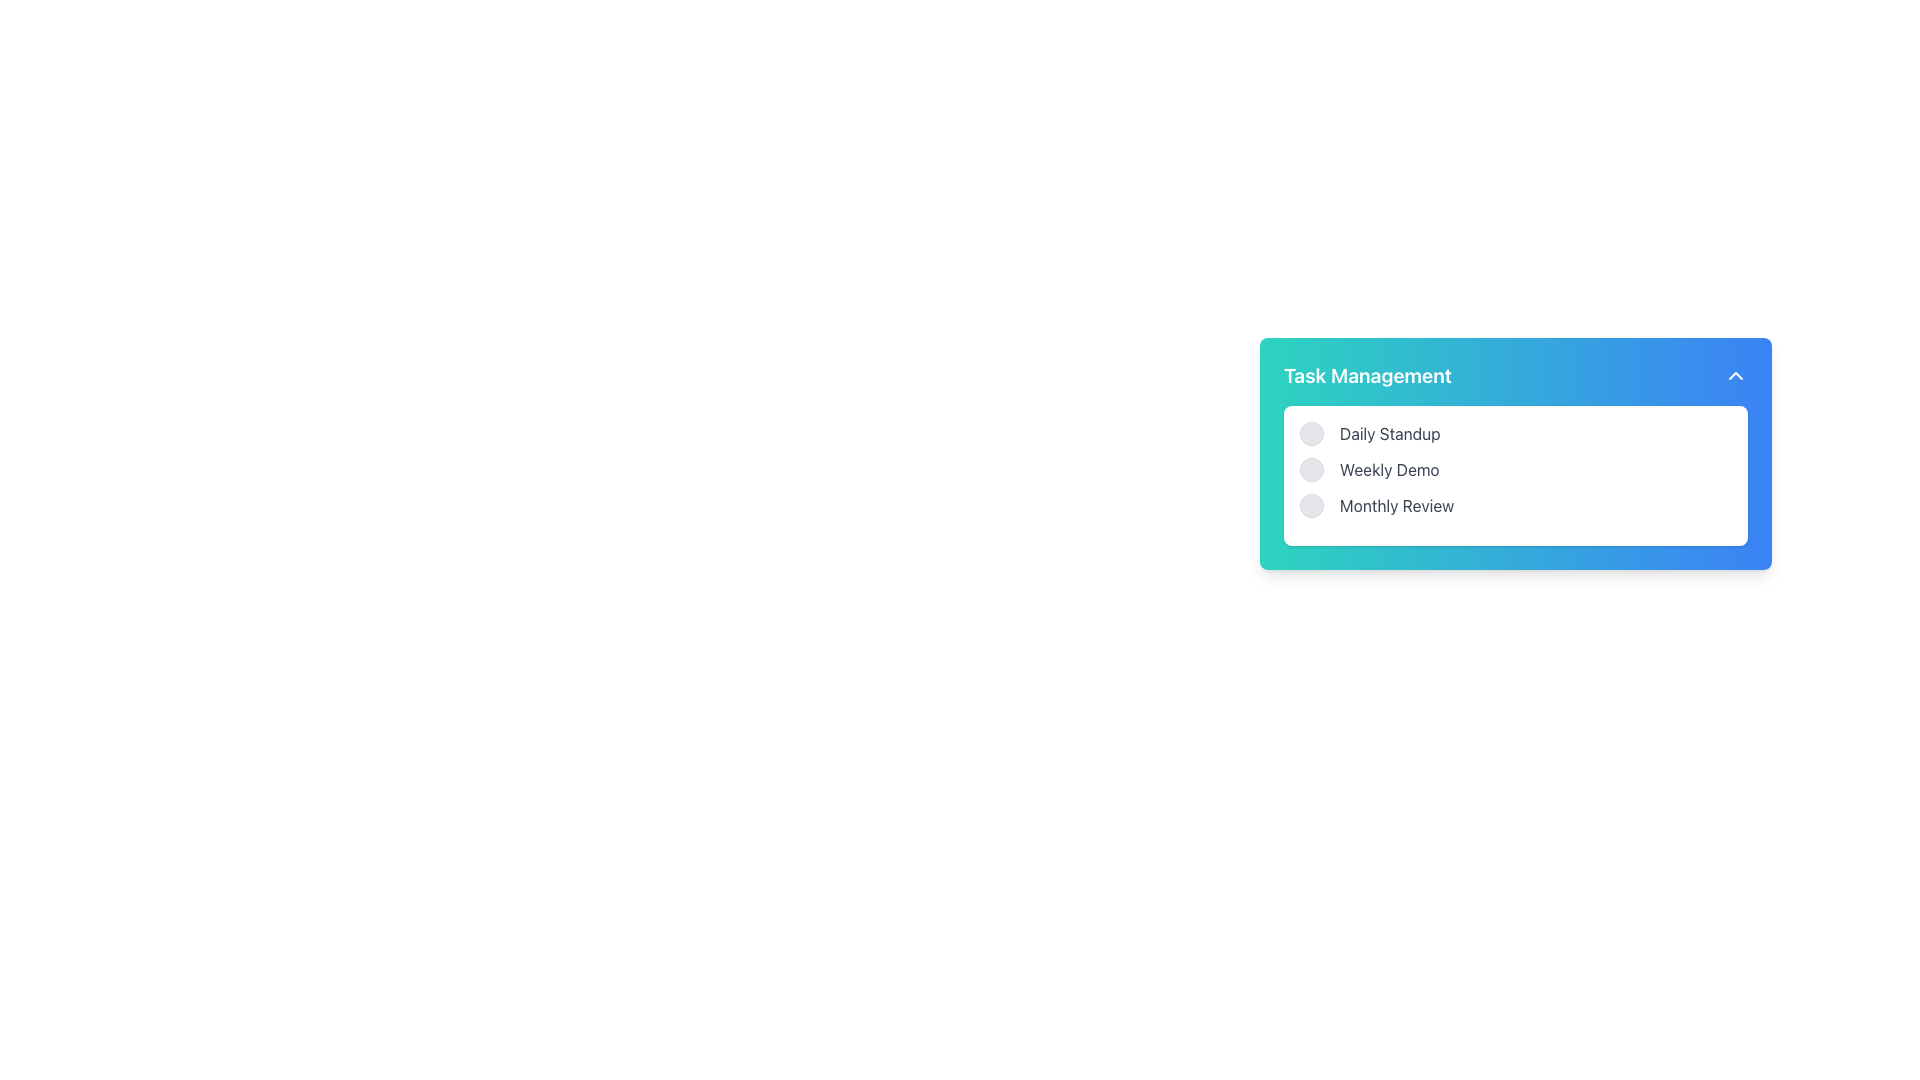  What do you see at coordinates (1388, 470) in the screenshot?
I see `the text label for the second item in the 'Task Management' list, which is positioned between 'Daily Standup' and 'Monthly Review'` at bounding box center [1388, 470].